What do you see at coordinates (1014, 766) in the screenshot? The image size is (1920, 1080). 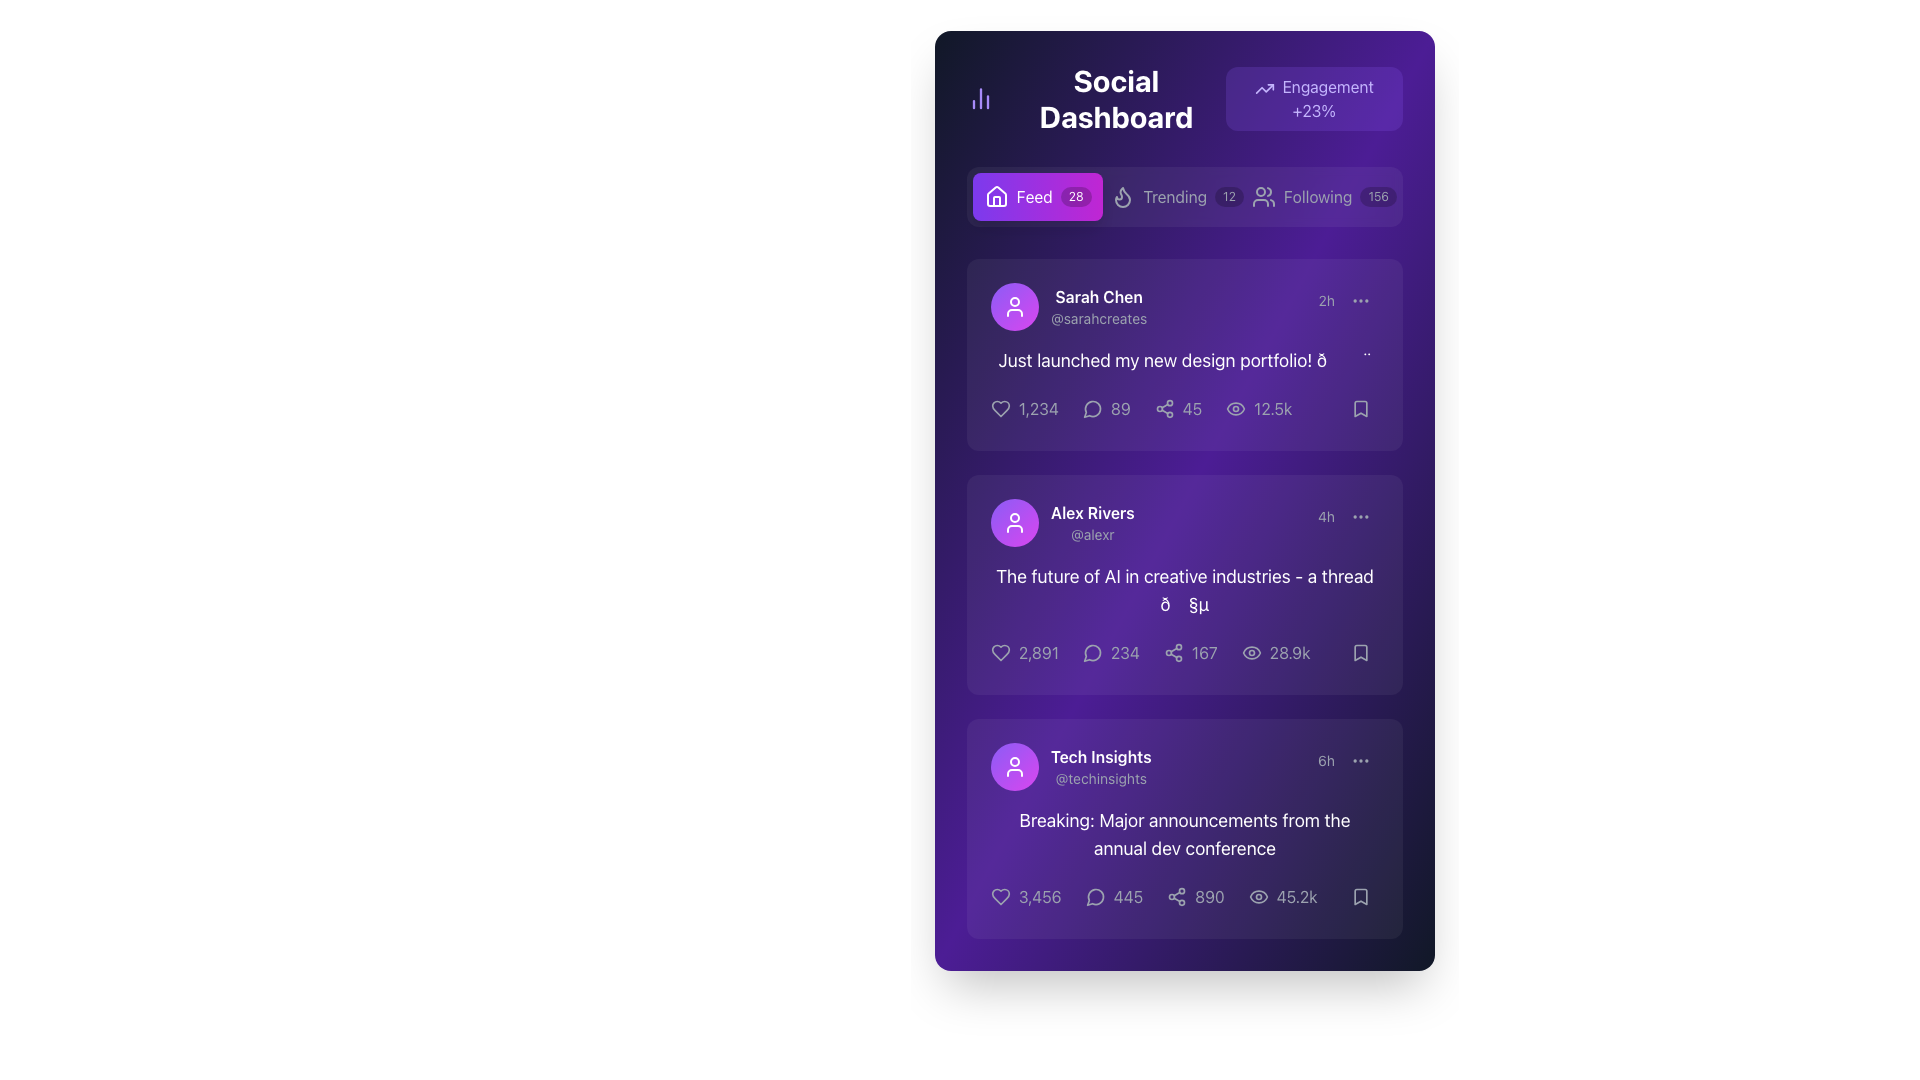 I see `the profile avatar associated with the 'Tech Insights' post, which is positioned to the left of the text 'Tech Insights @techinsights' in the bottommost section of the list of posts` at bounding box center [1014, 766].